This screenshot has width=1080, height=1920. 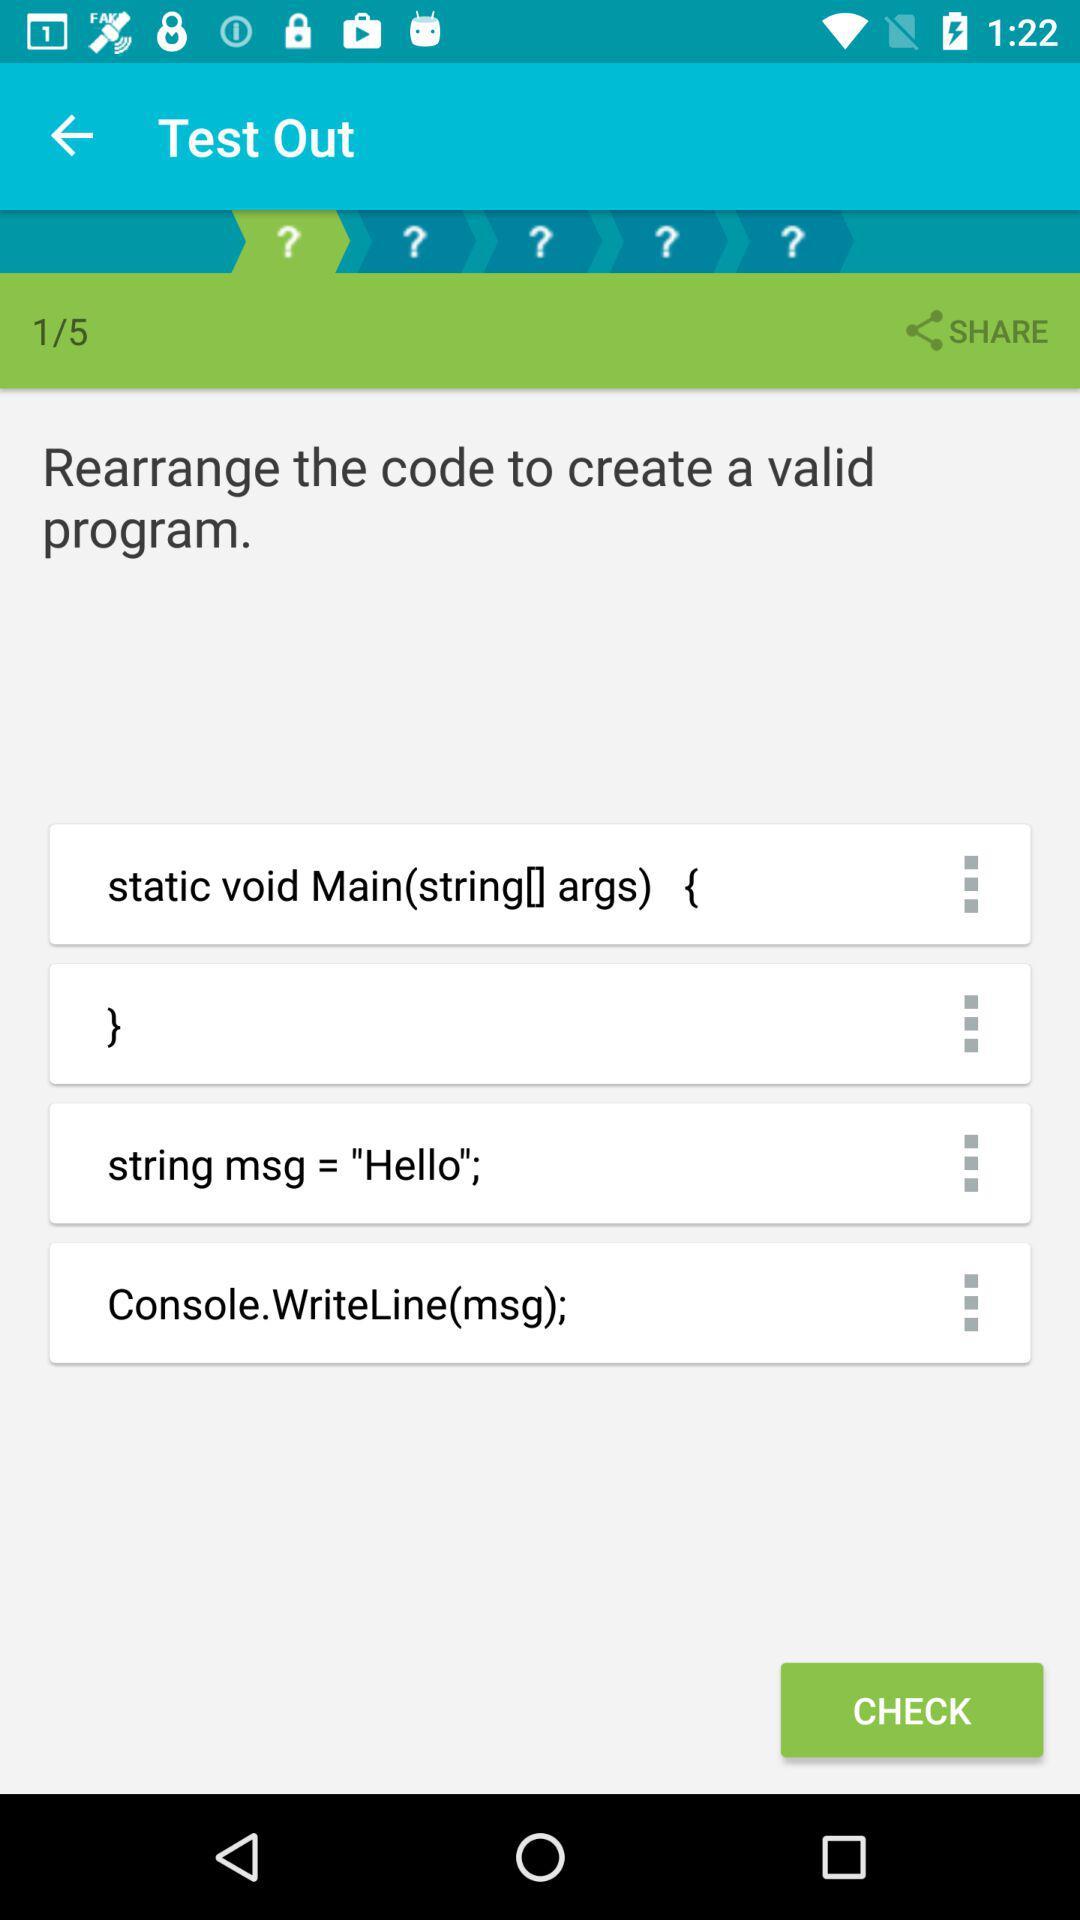 What do you see at coordinates (911, 1708) in the screenshot?
I see `the check icon` at bounding box center [911, 1708].